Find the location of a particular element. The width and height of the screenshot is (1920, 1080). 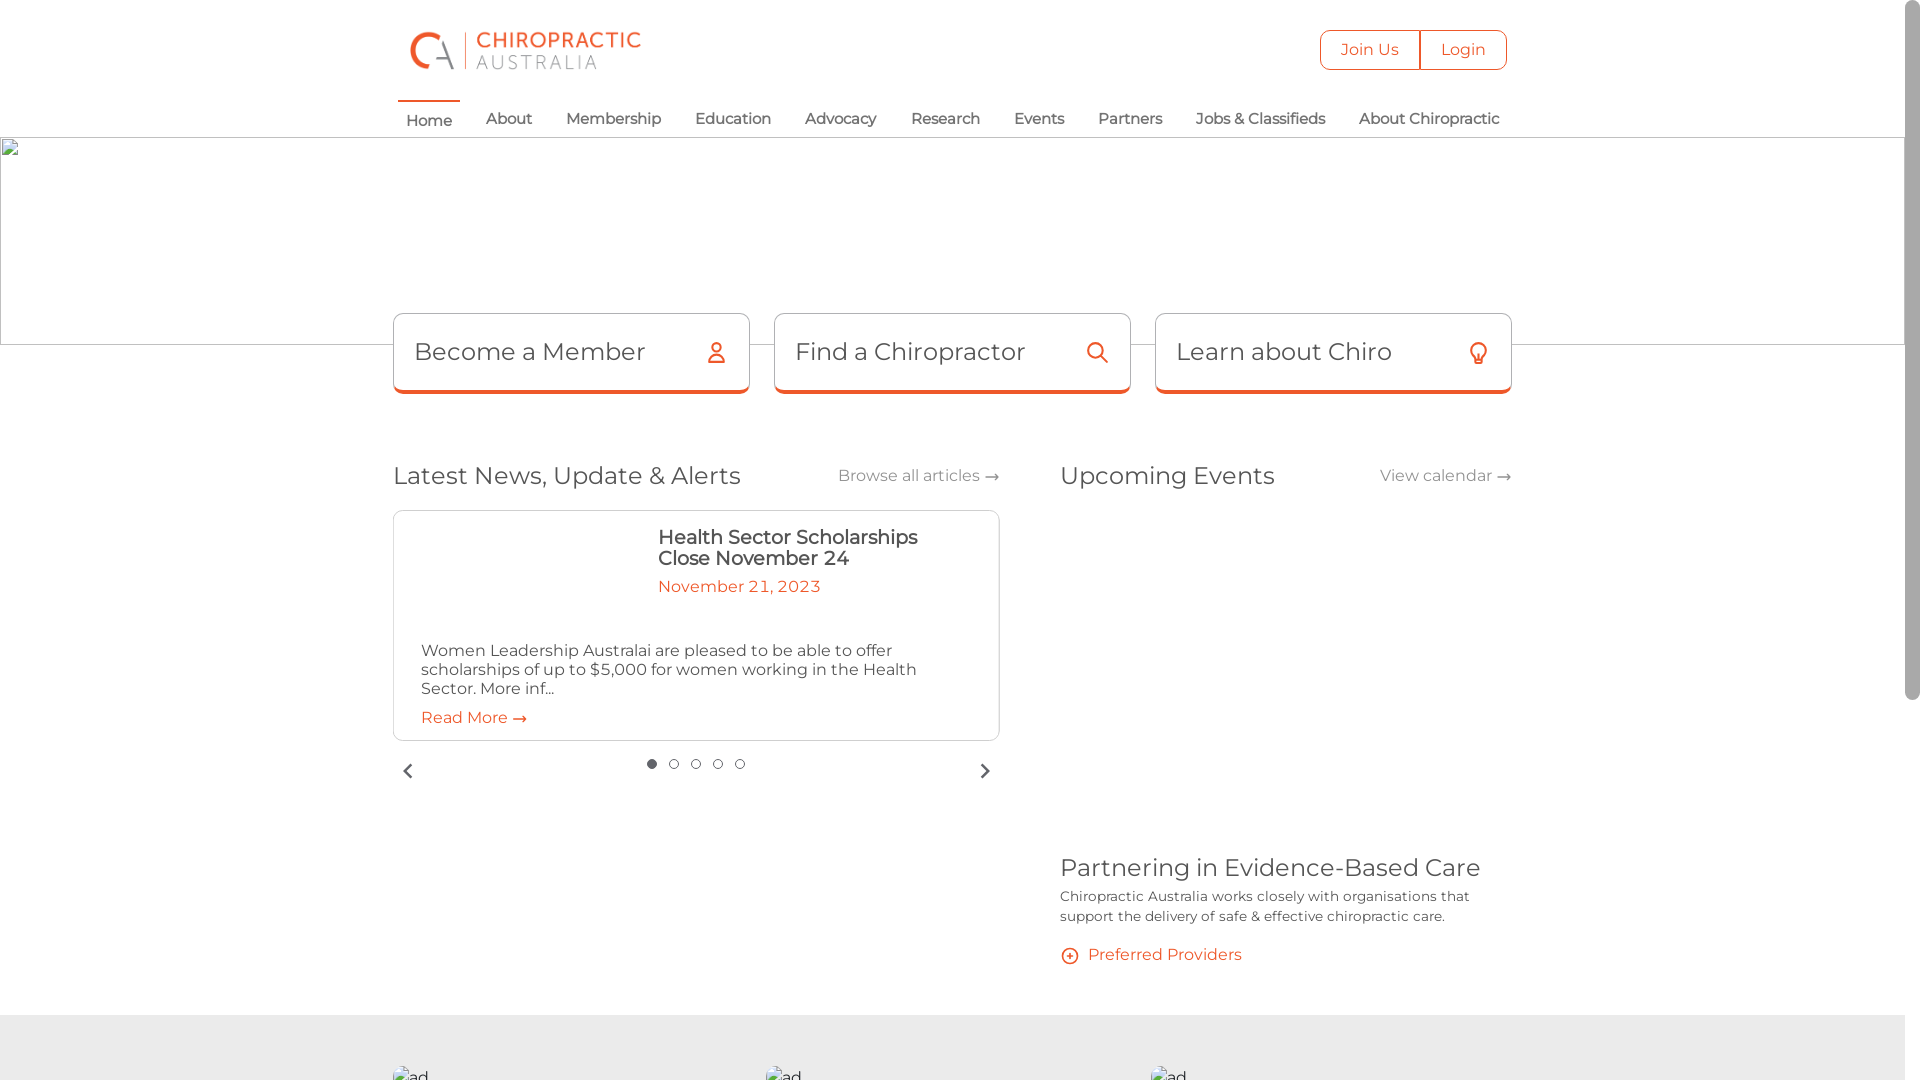

'About' is located at coordinates (508, 119).